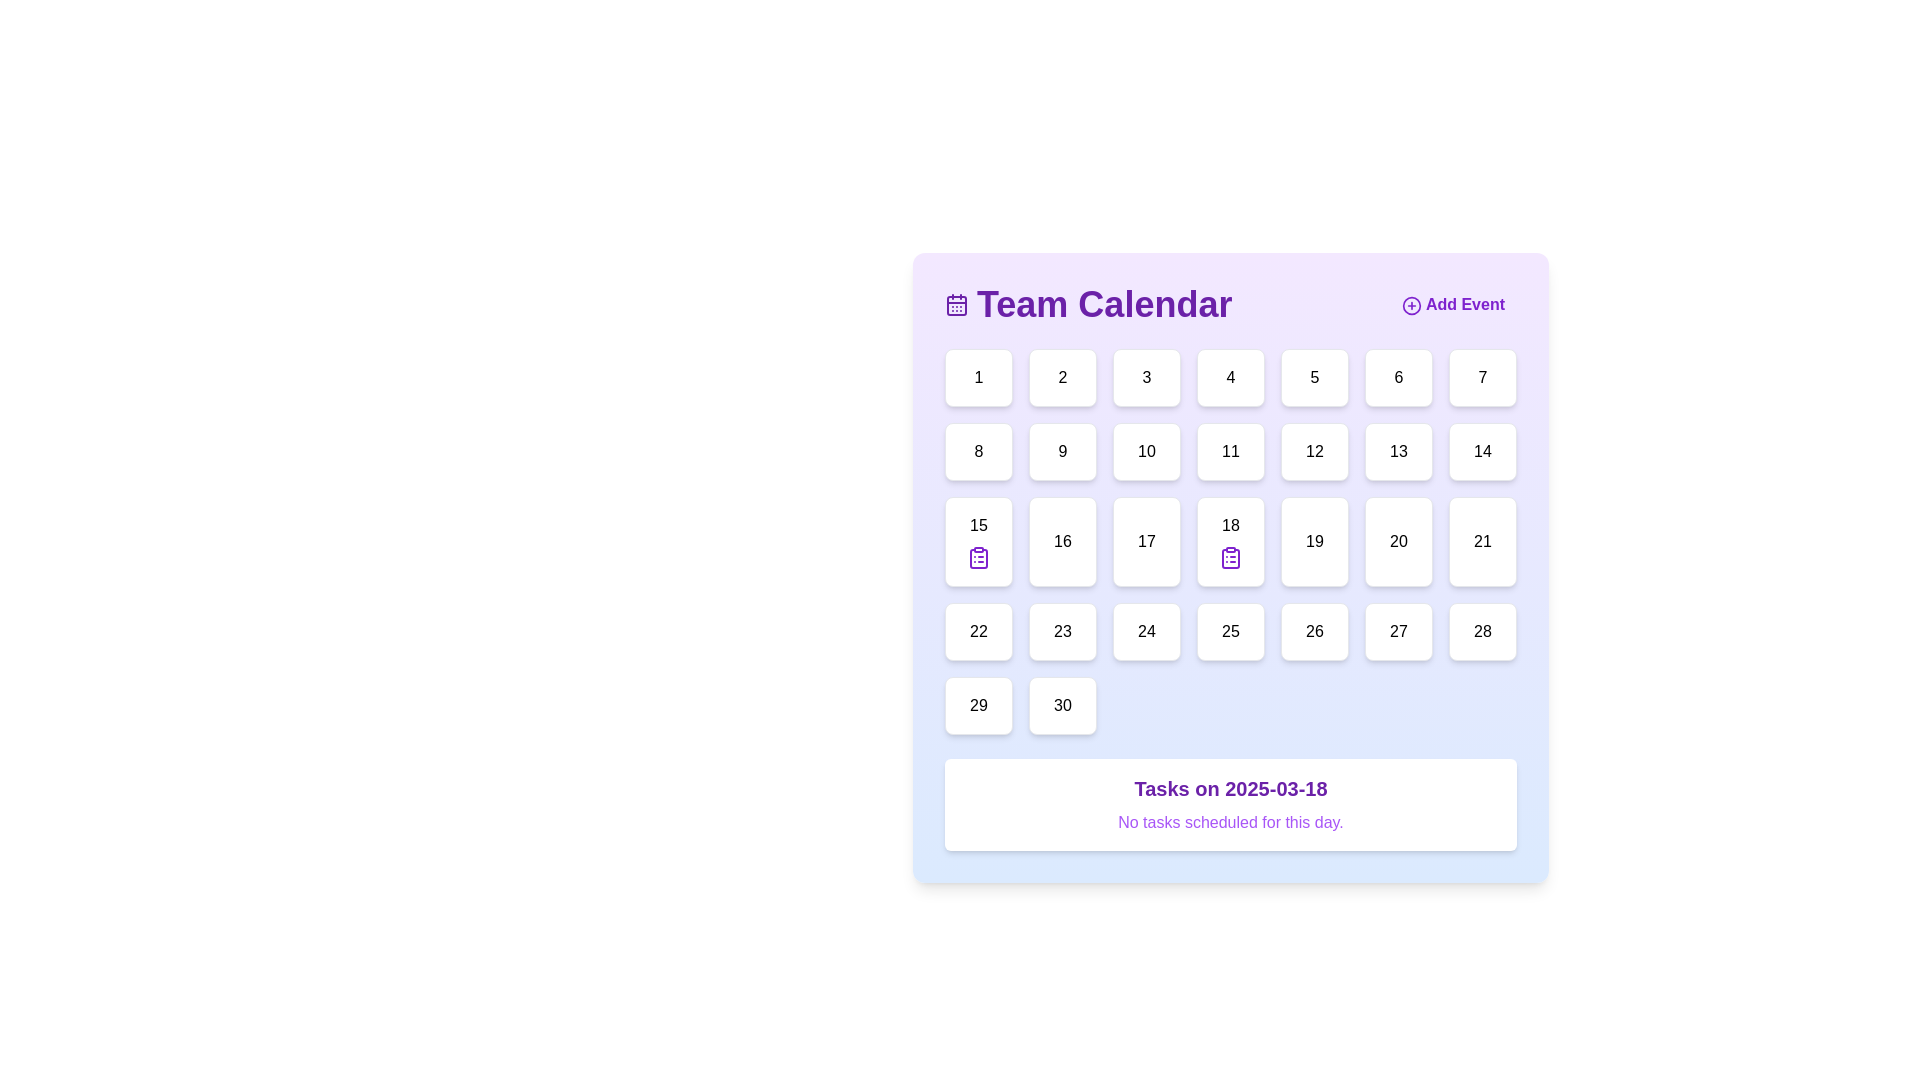 Image resolution: width=1920 pixels, height=1080 pixels. Describe the element at coordinates (1397, 451) in the screenshot. I see `the square button with a white background and bold black text displaying '13'` at that location.